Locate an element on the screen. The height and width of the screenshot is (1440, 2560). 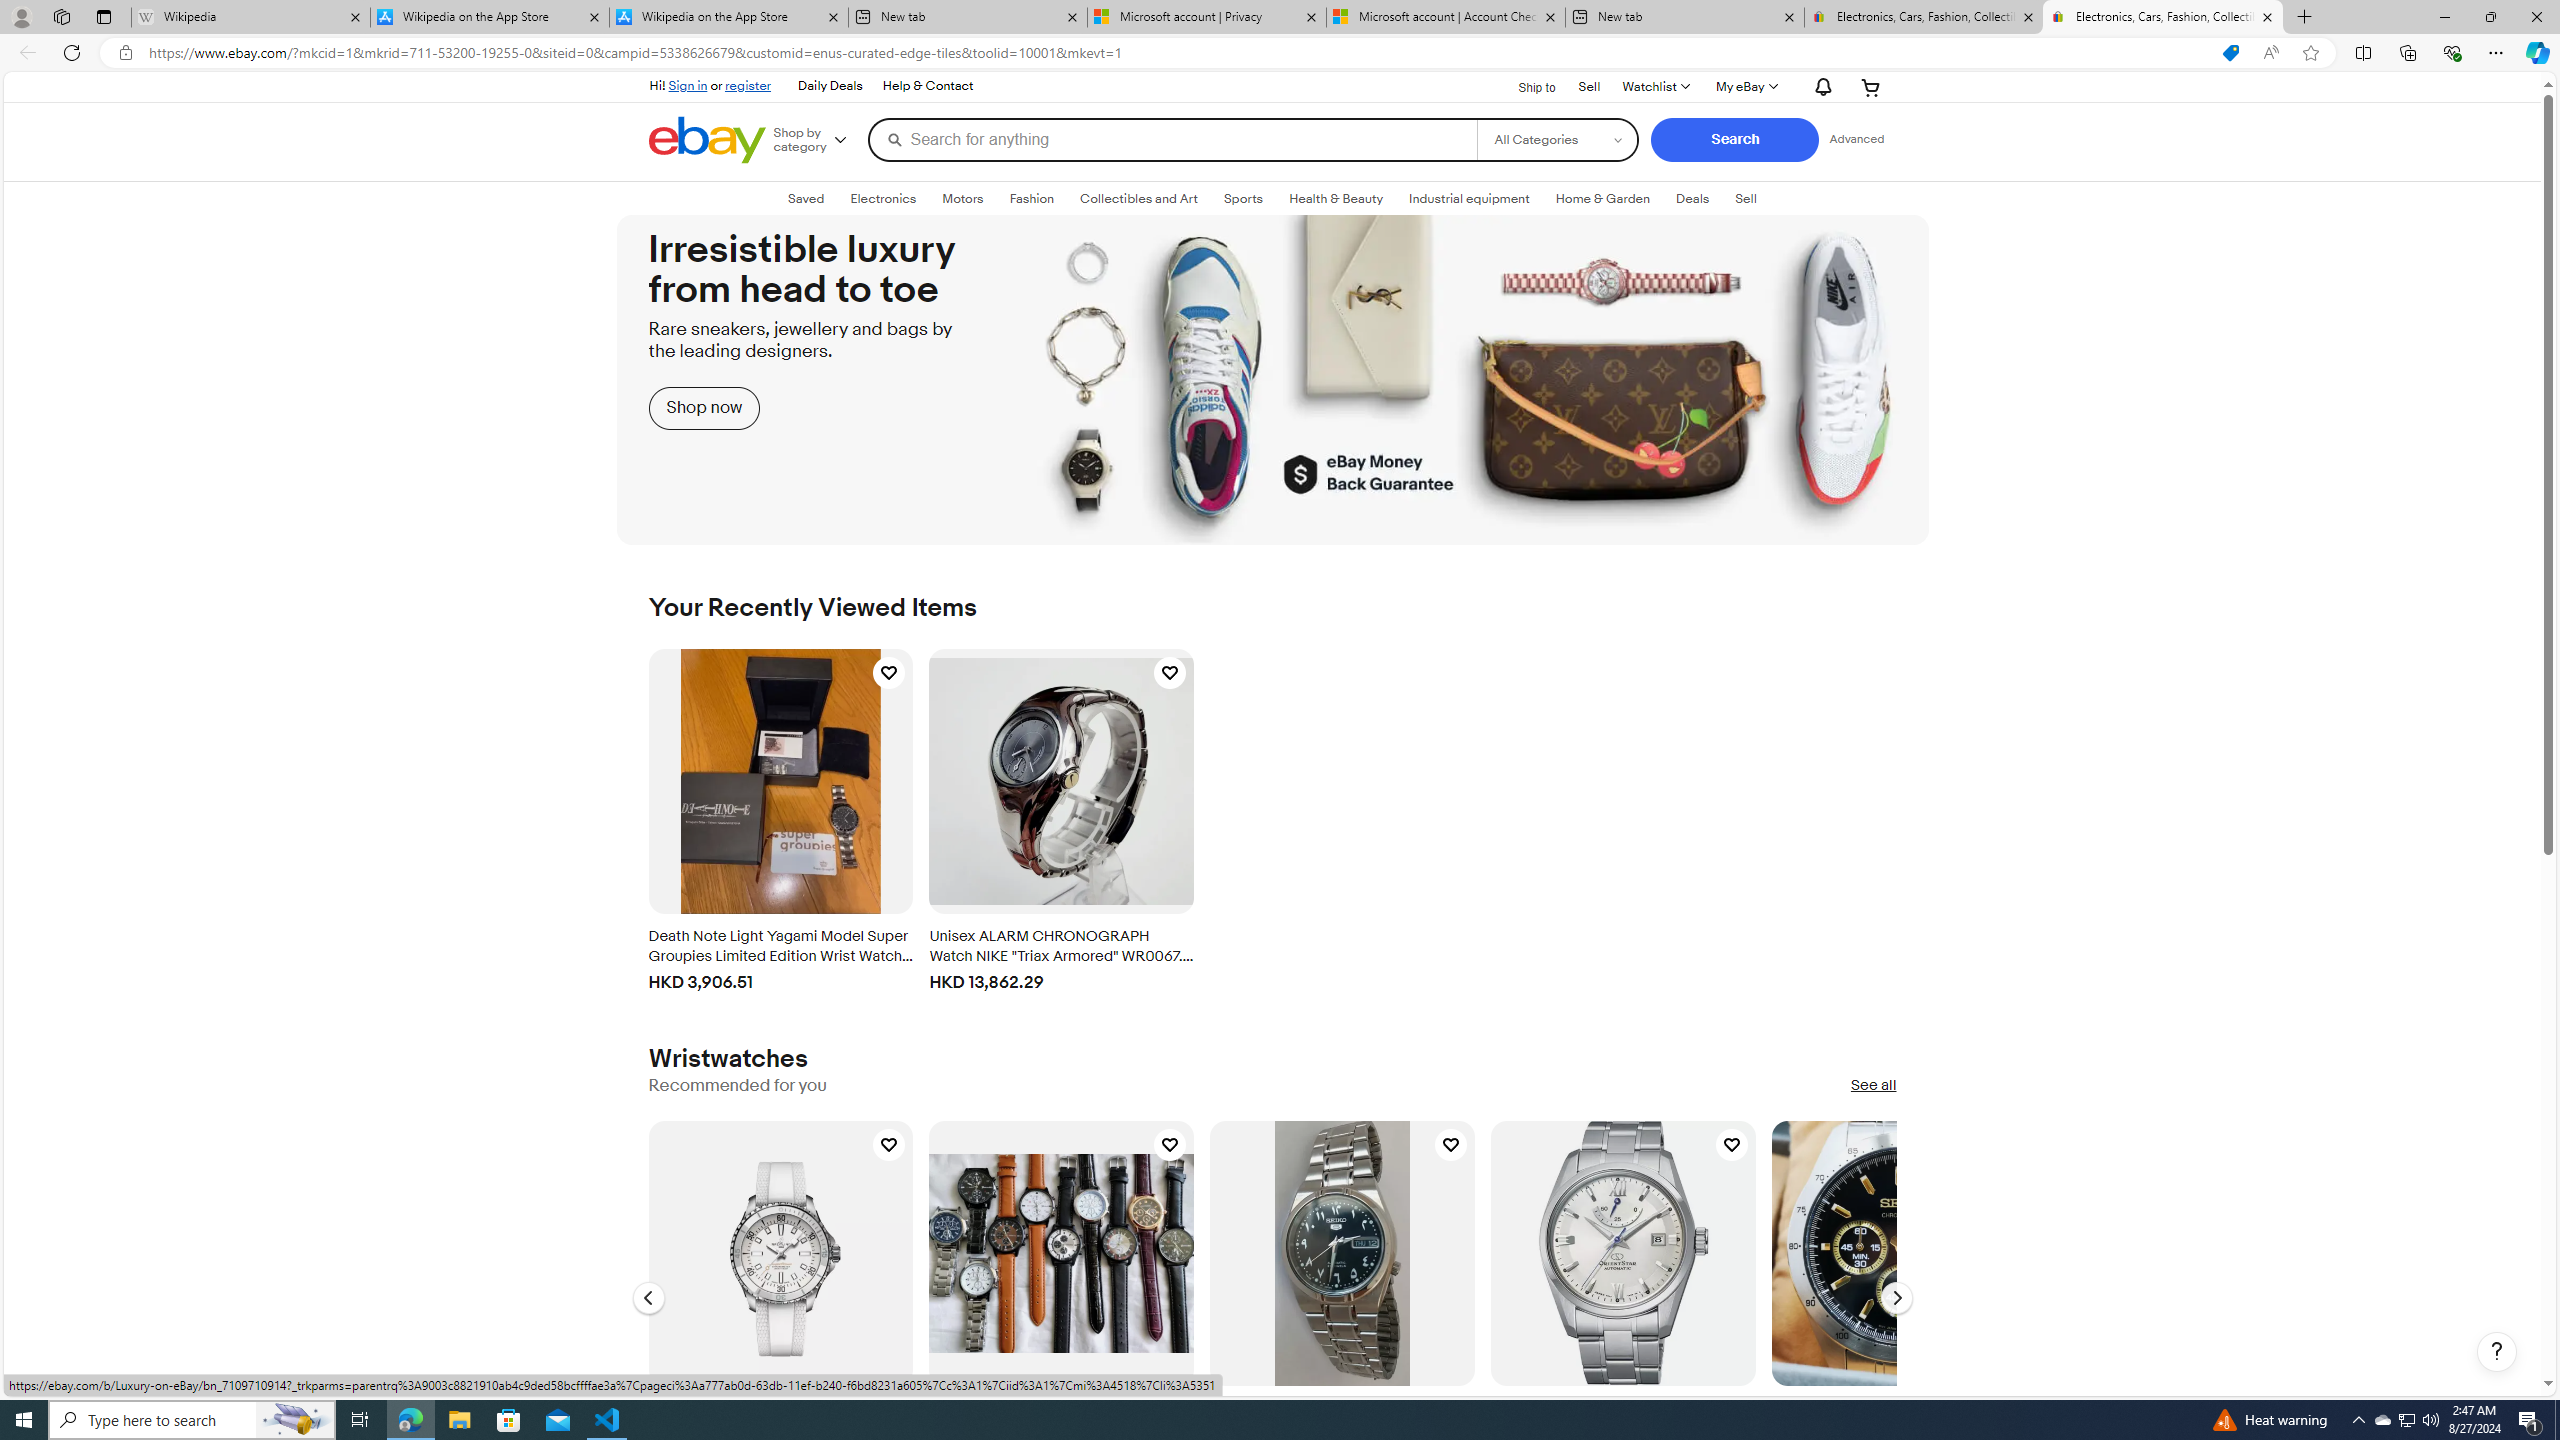
'Deals' is located at coordinates (1692, 199).